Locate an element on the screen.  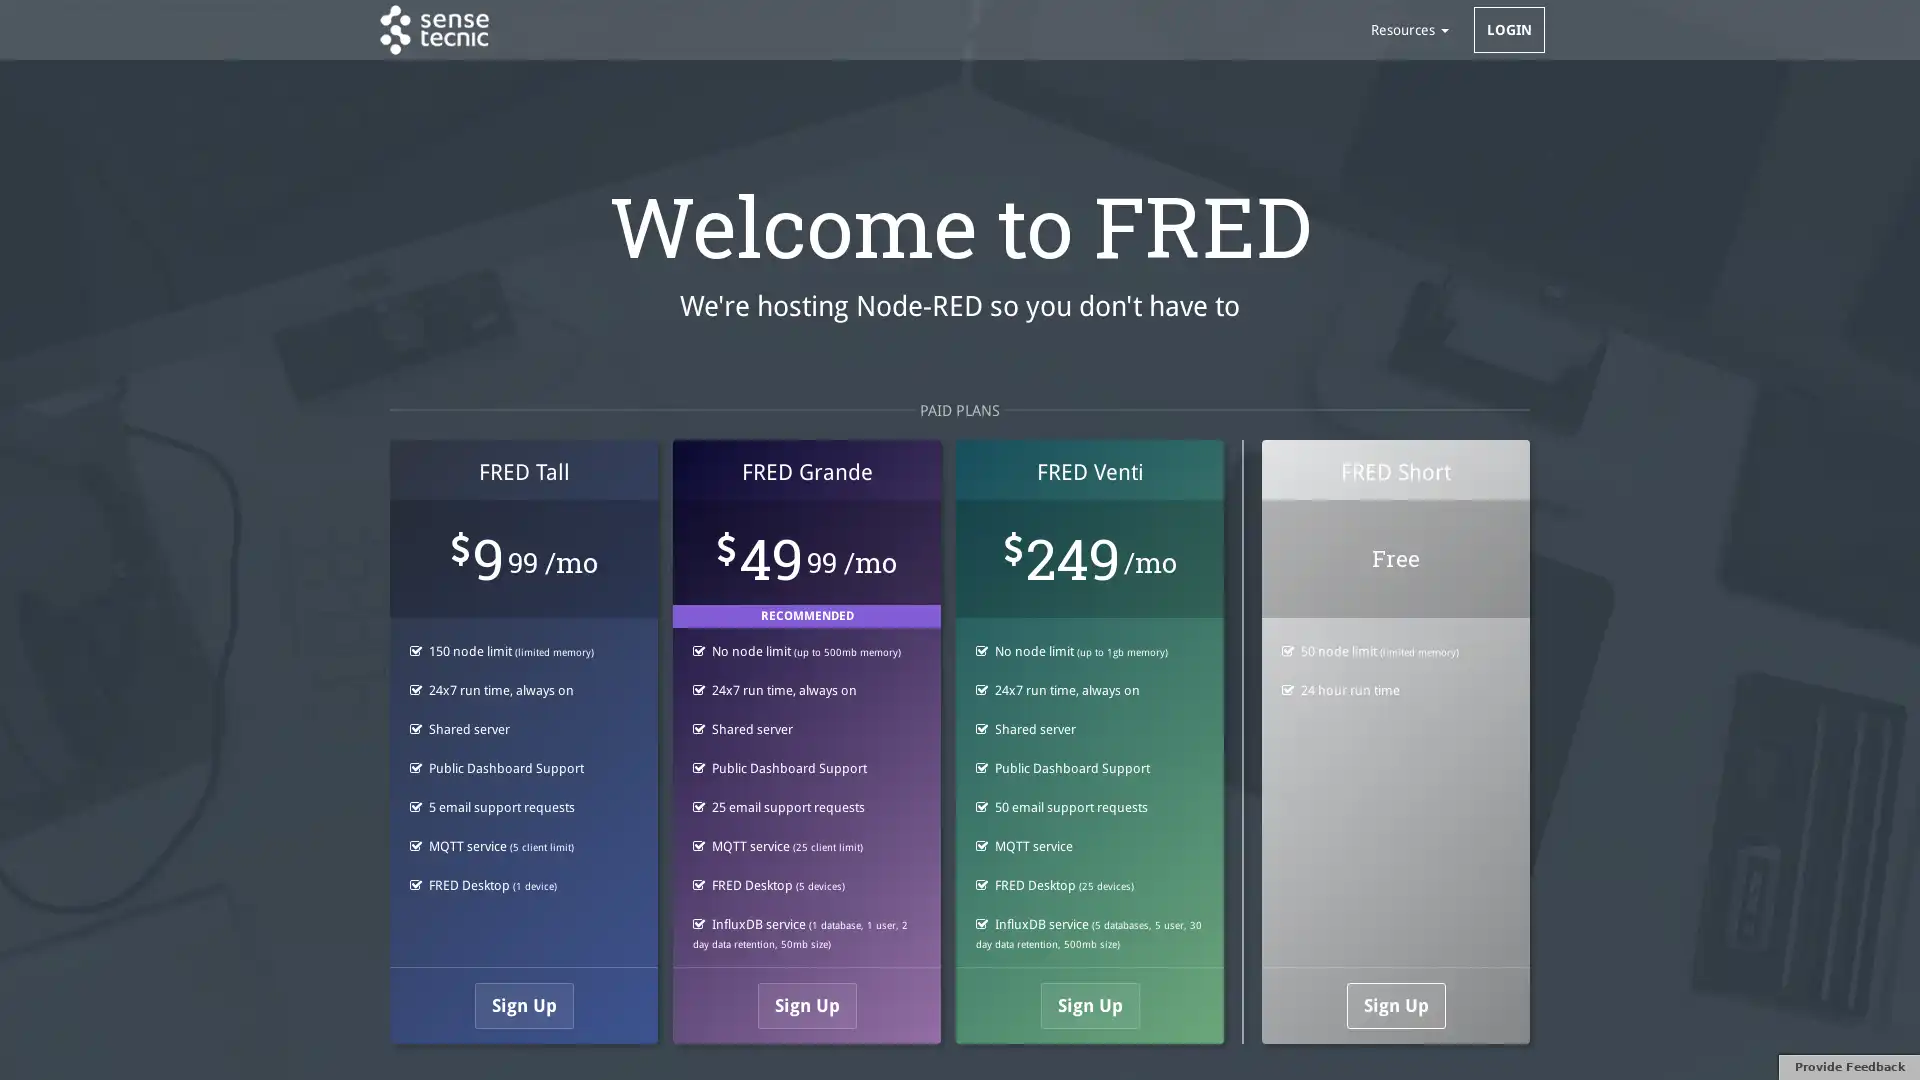
Sign Up is located at coordinates (1088, 1005).